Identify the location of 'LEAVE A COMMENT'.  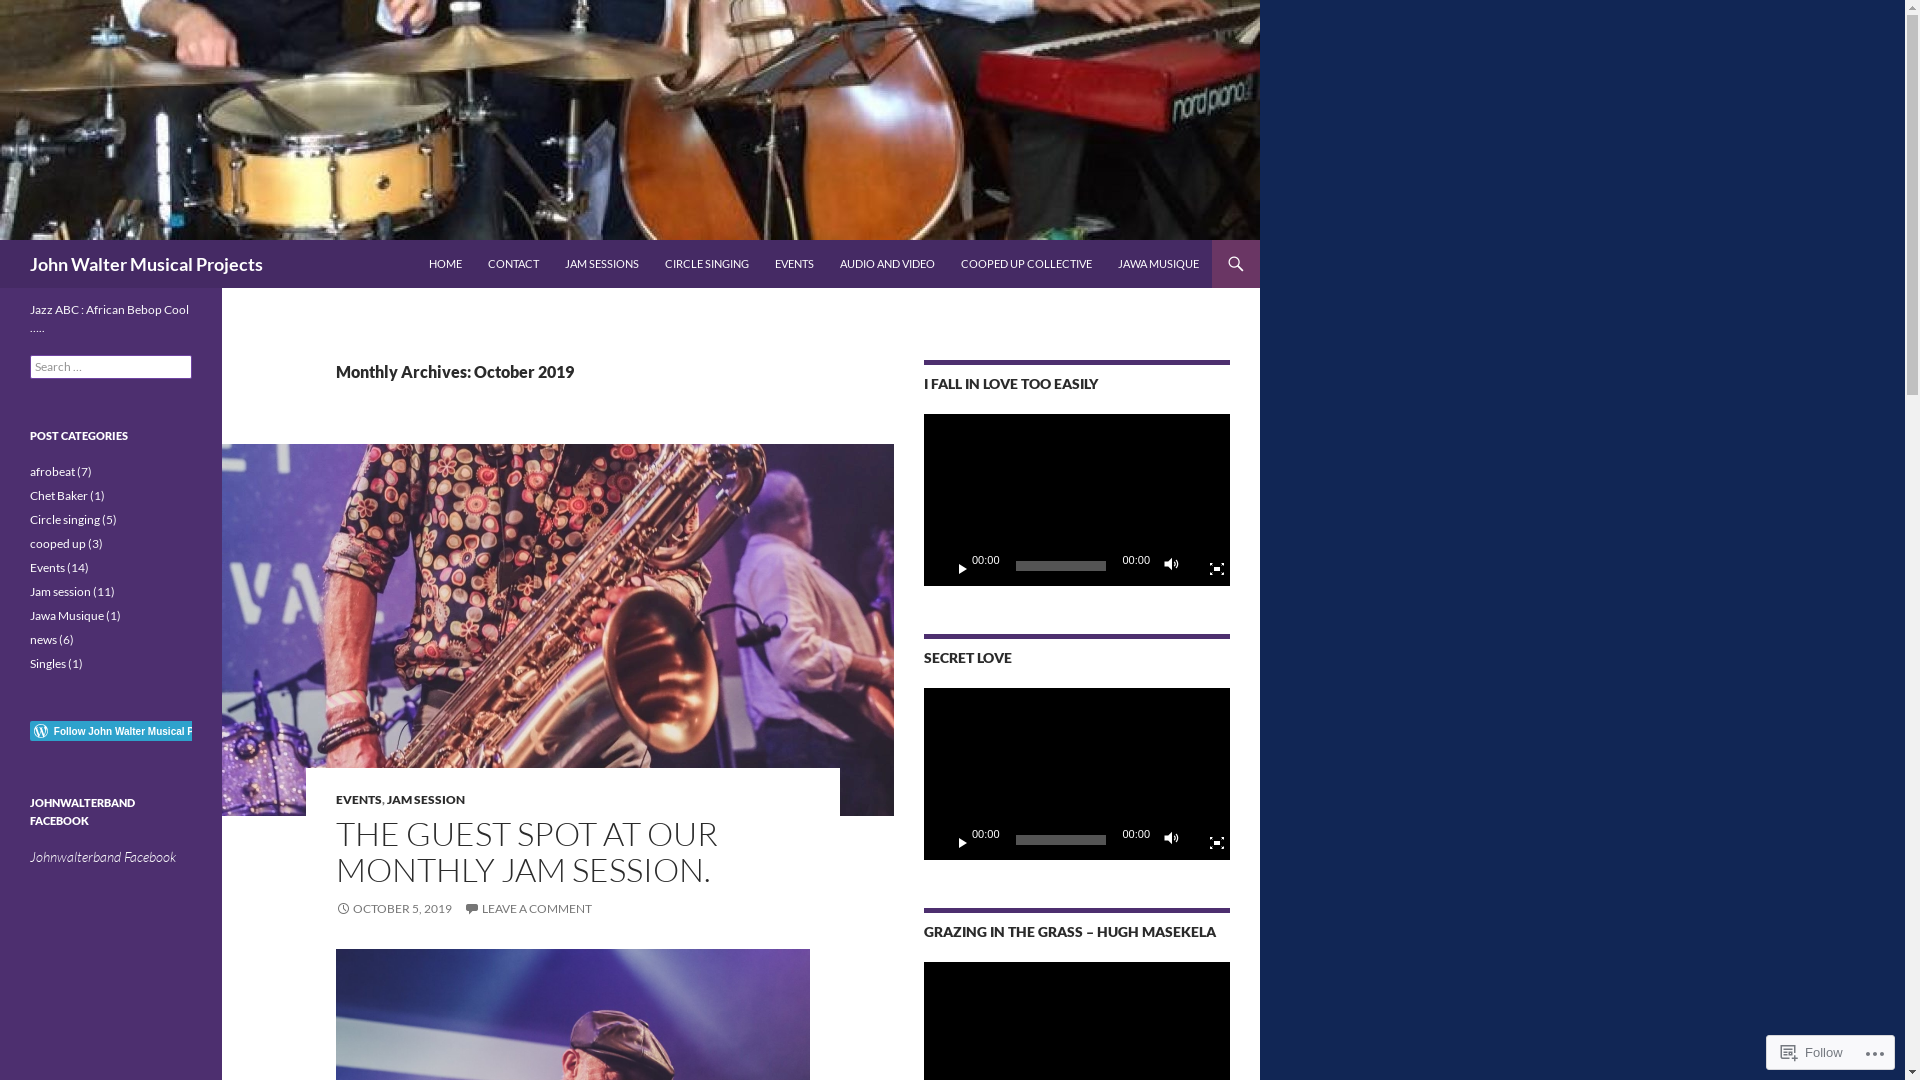
(463, 908).